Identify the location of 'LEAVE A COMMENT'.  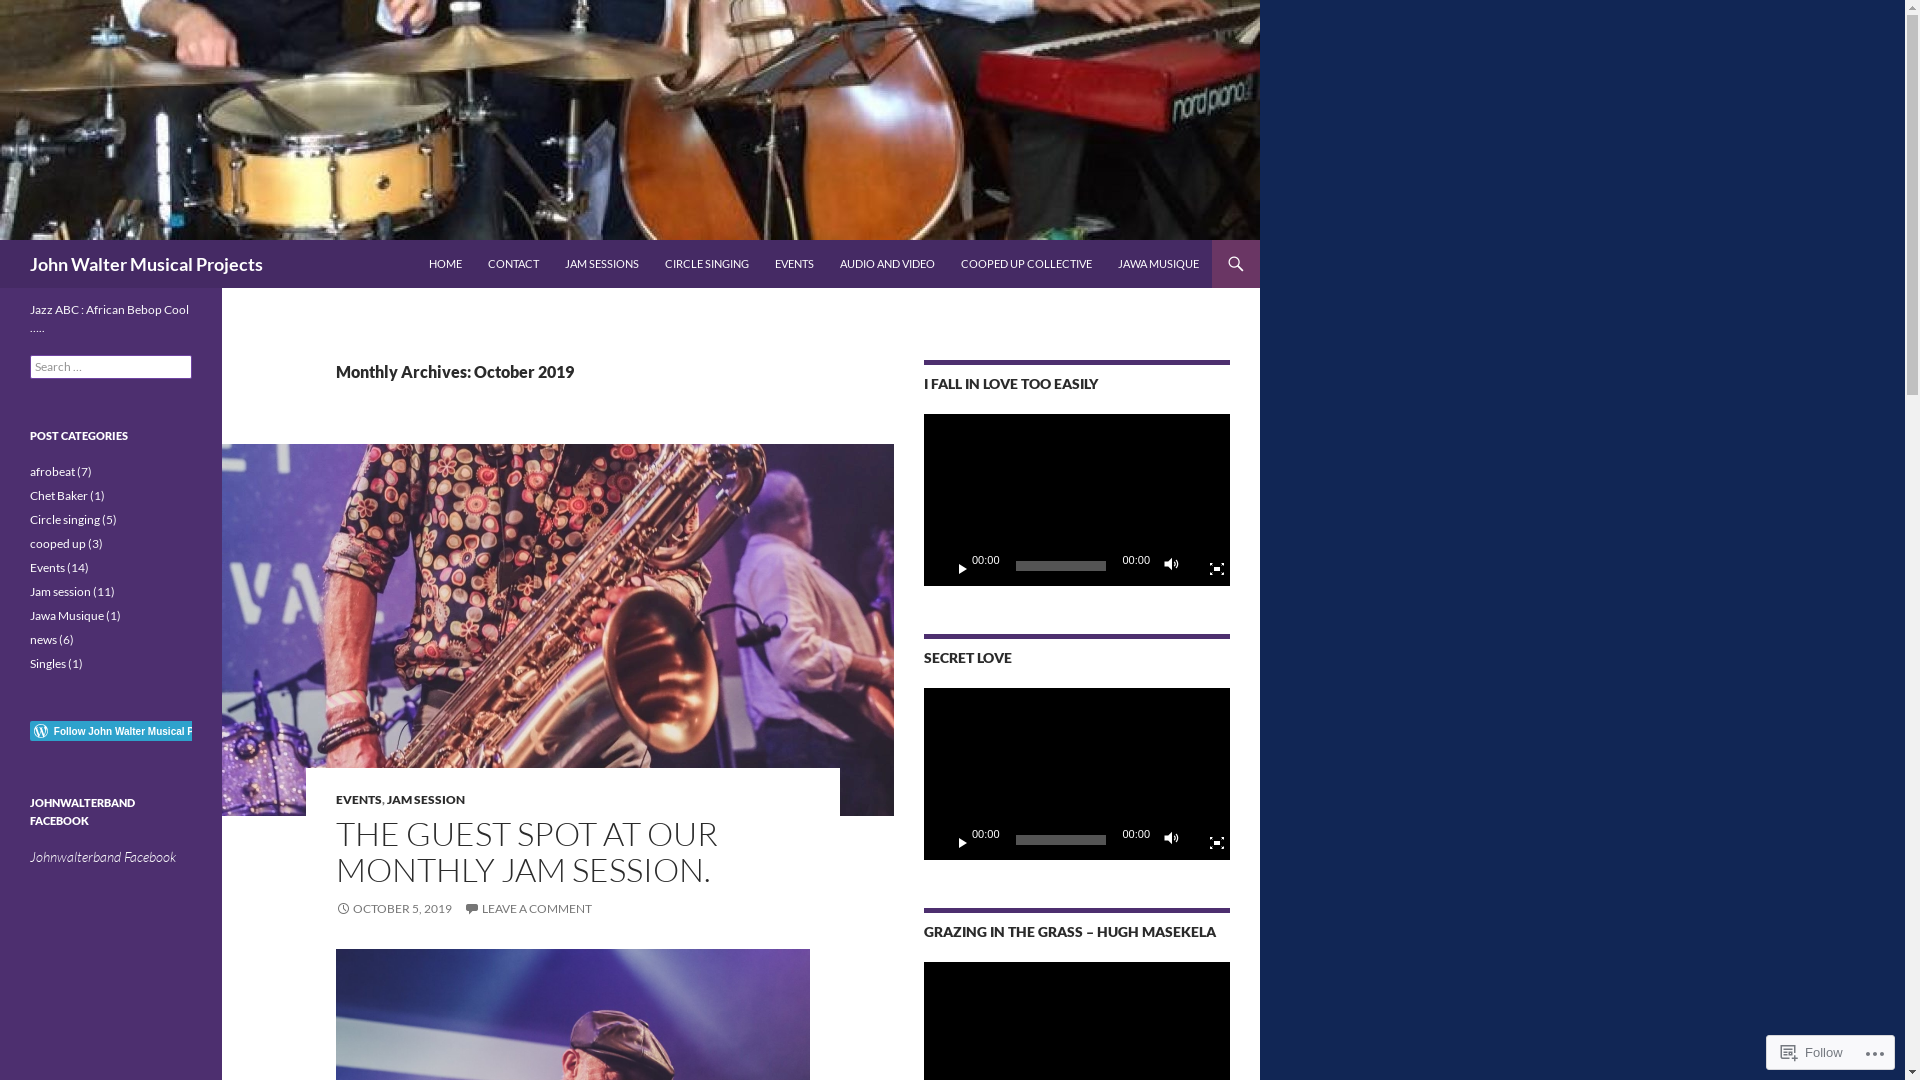
(463, 908).